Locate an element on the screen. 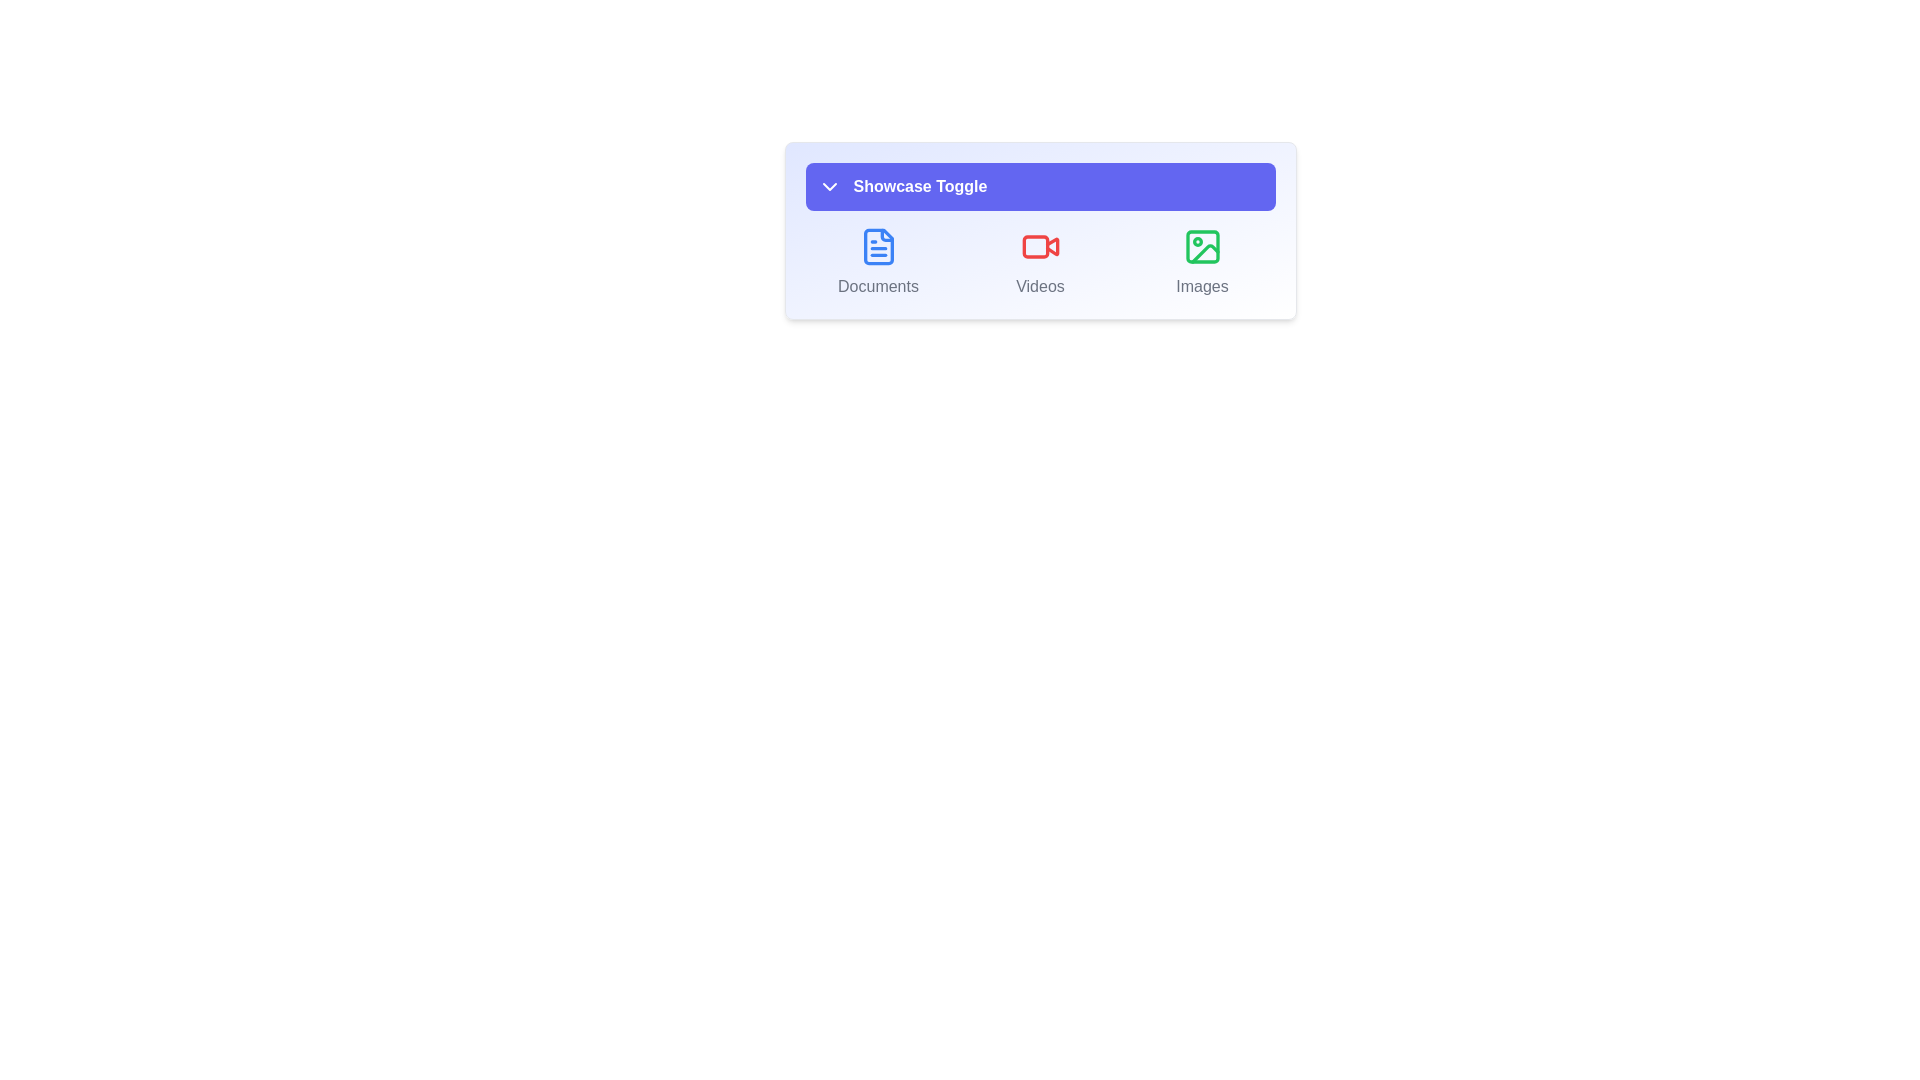  the 'Documents', 'Videos', or 'Images' section icons or labels in the grid layout is located at coordinates (1040, 261).